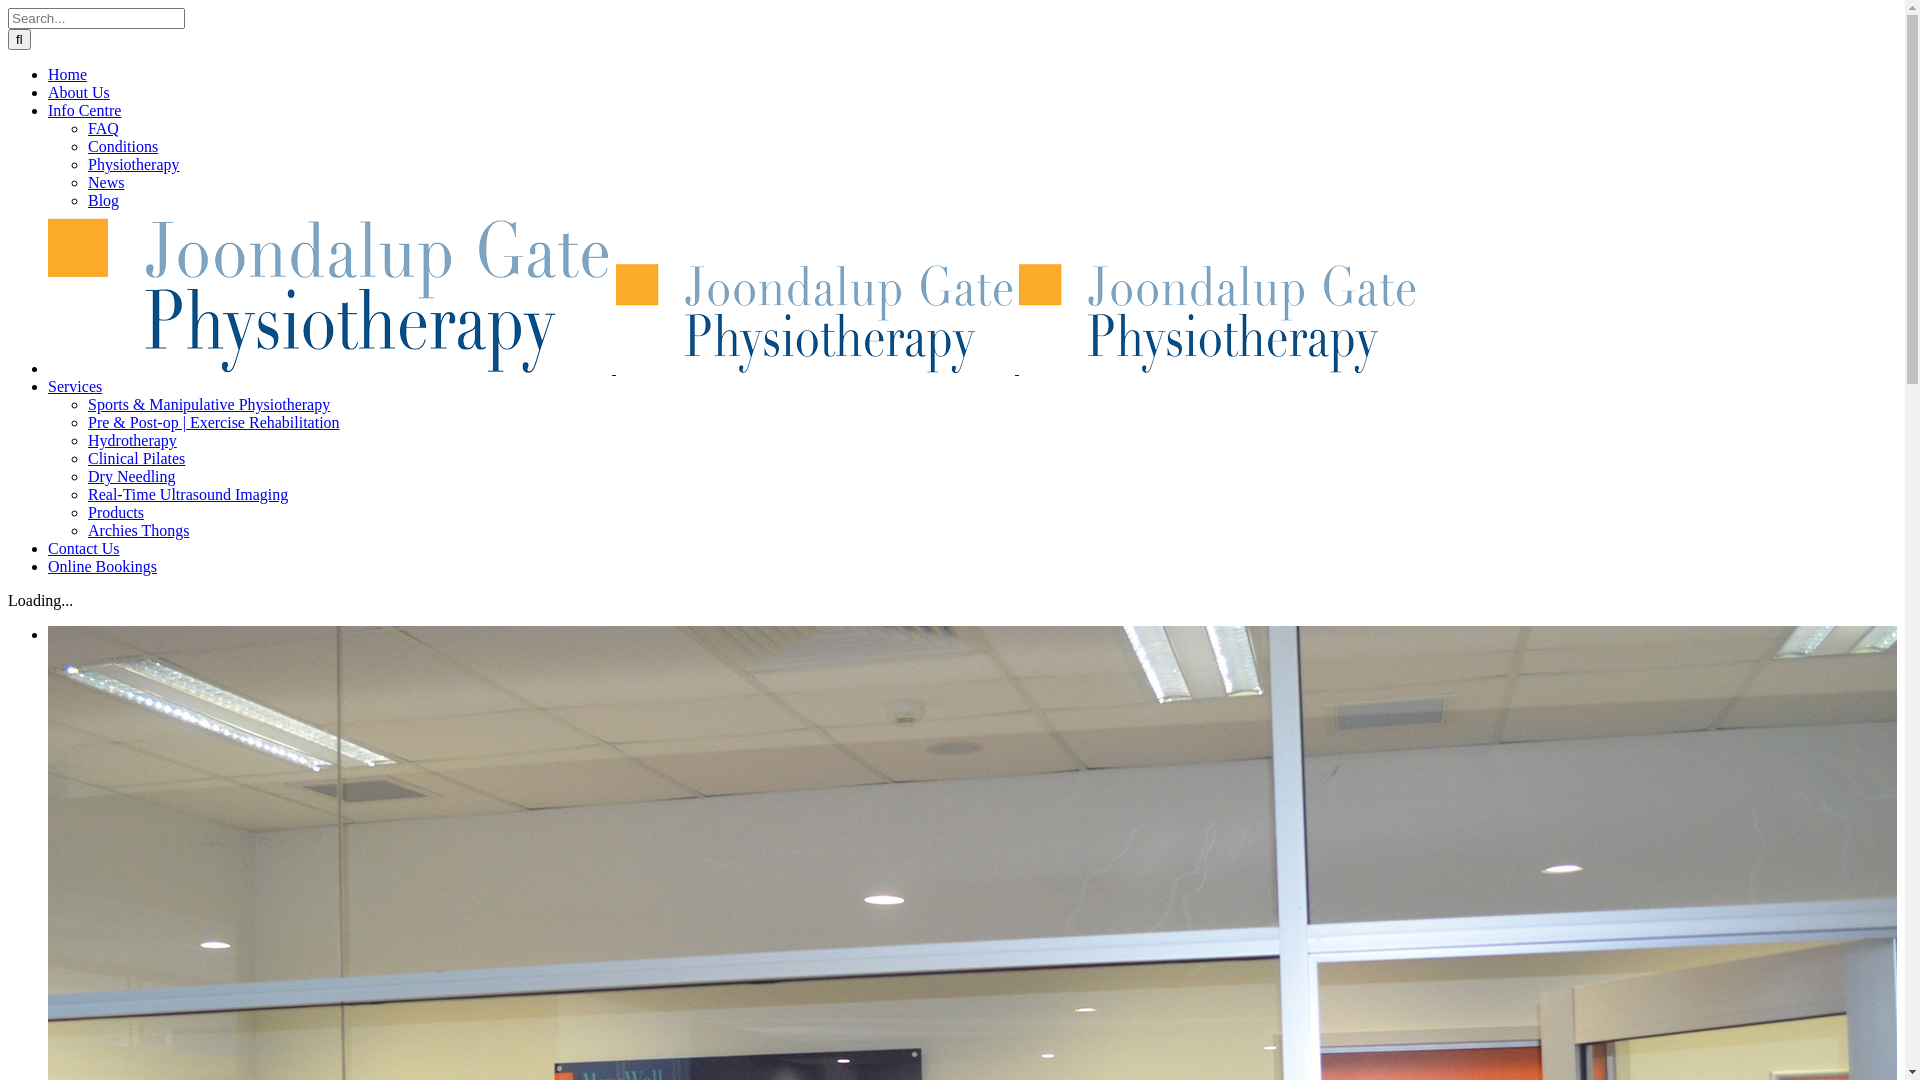 This screenshot has width=1920, height=1080. I want to click on 'Clinical Pilates', so click(135, 458).